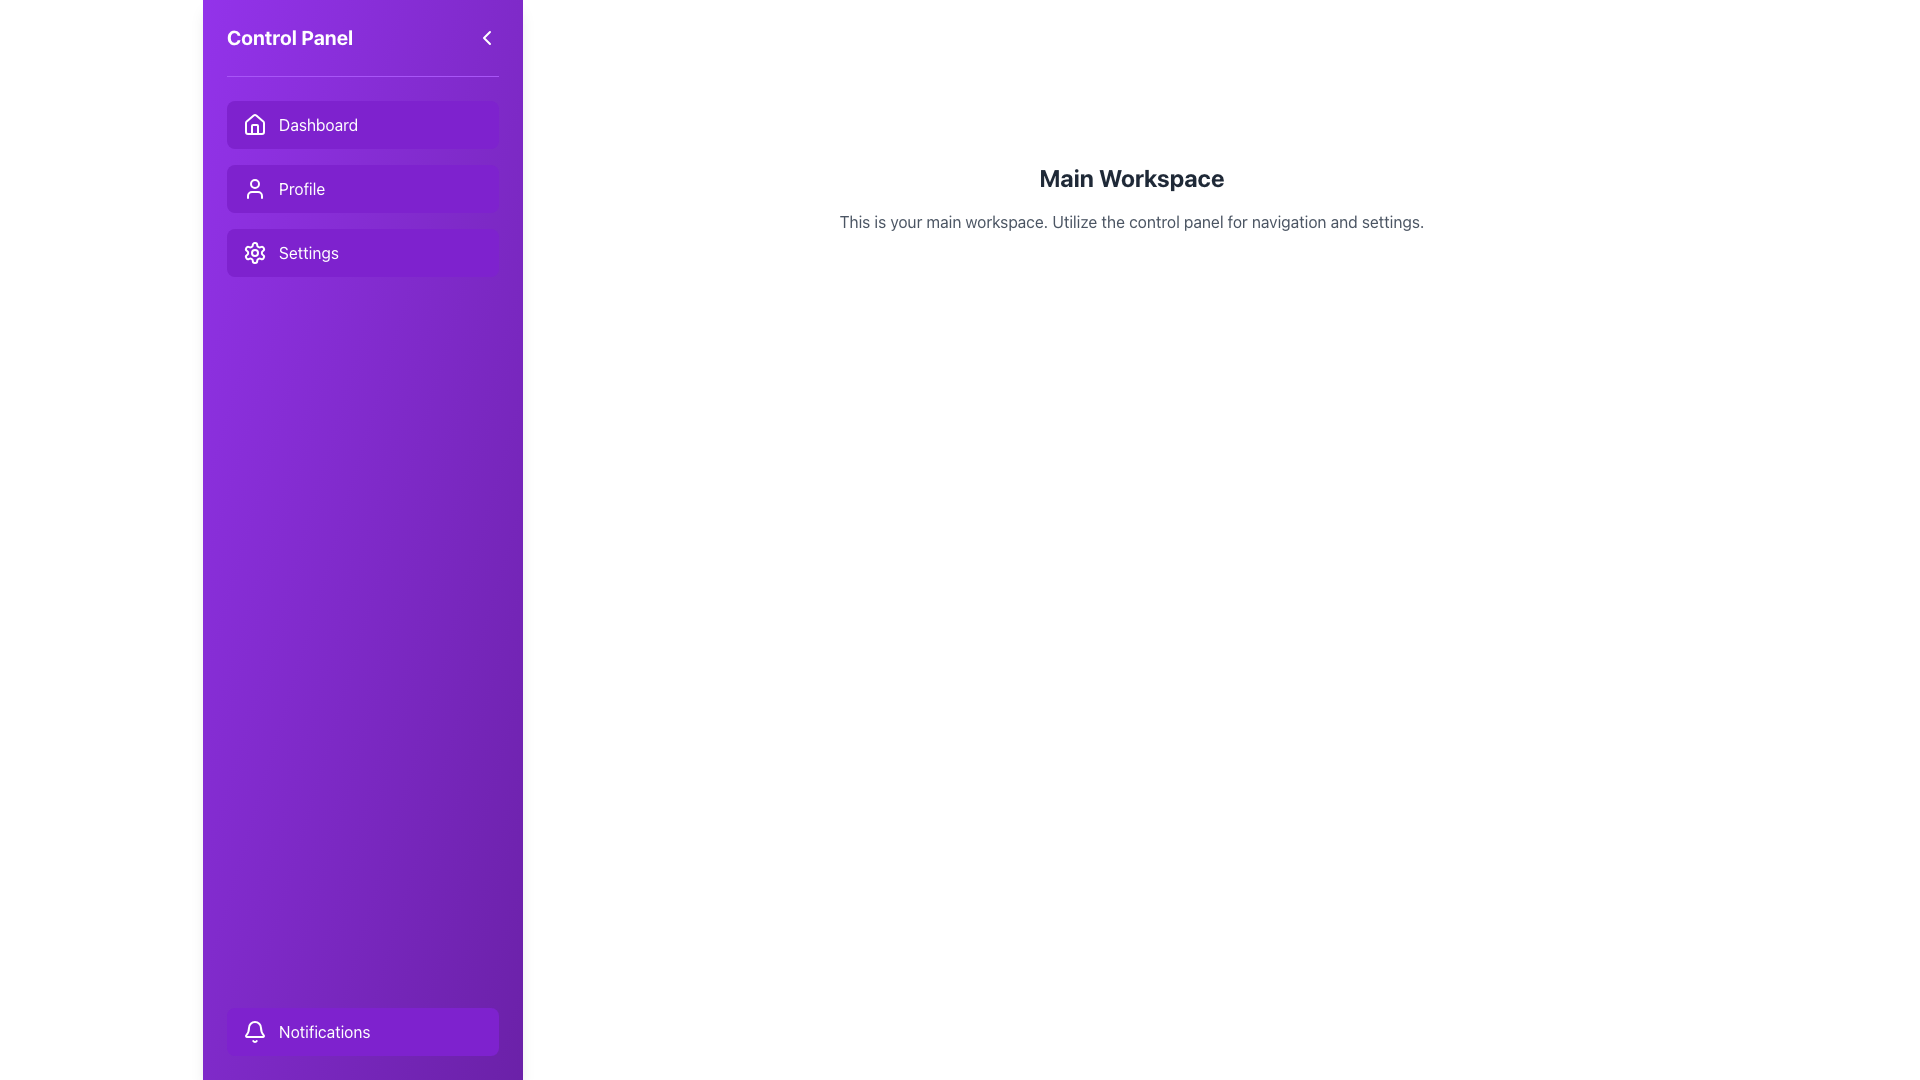 This screenshot has width=1920, height=1080. What do you see at coordinates (289, 38) in the screenshot?
I see `the 'Control Panel' label located at the top left corner of the sidebar menu` at bounding box center [289, 38].